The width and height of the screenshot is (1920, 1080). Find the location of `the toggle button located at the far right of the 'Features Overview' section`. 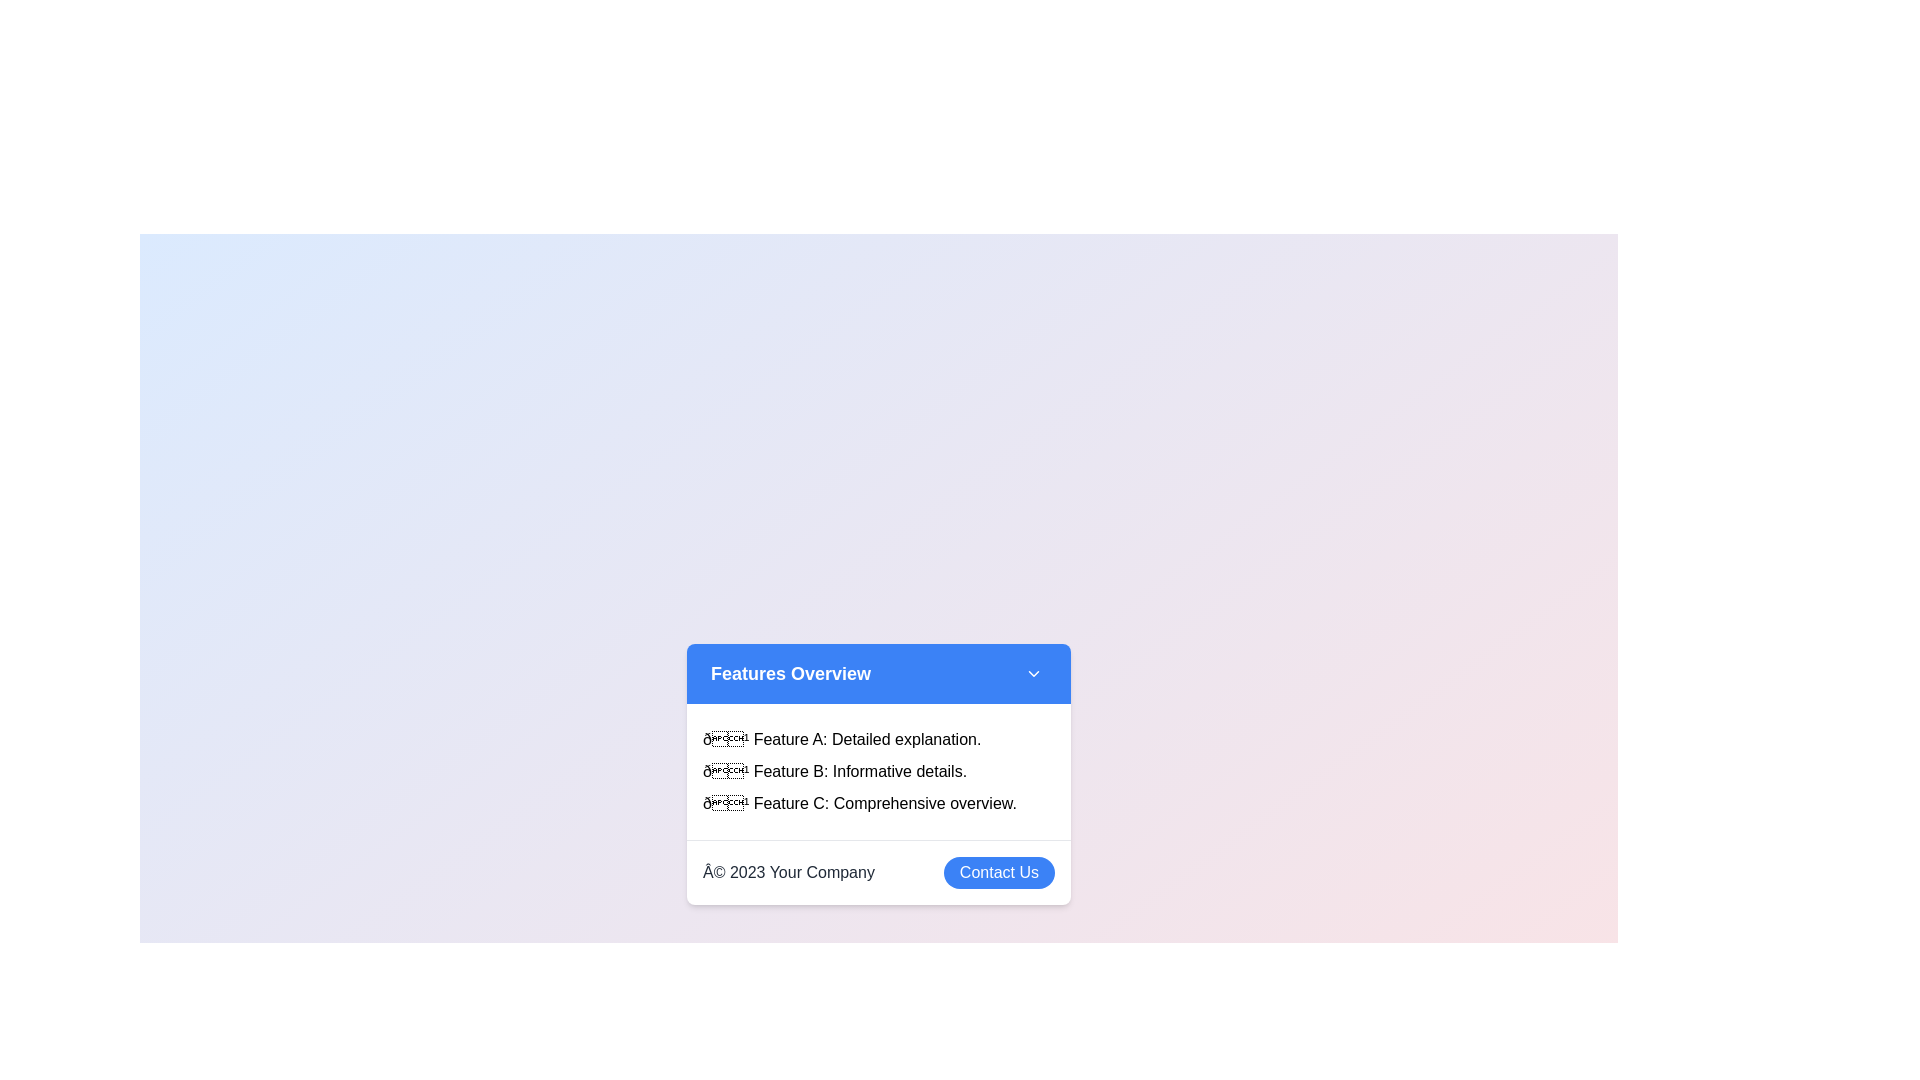

the toggle button located at the far right of the 'Features Overview' section is located at coordinates (1033, 672).